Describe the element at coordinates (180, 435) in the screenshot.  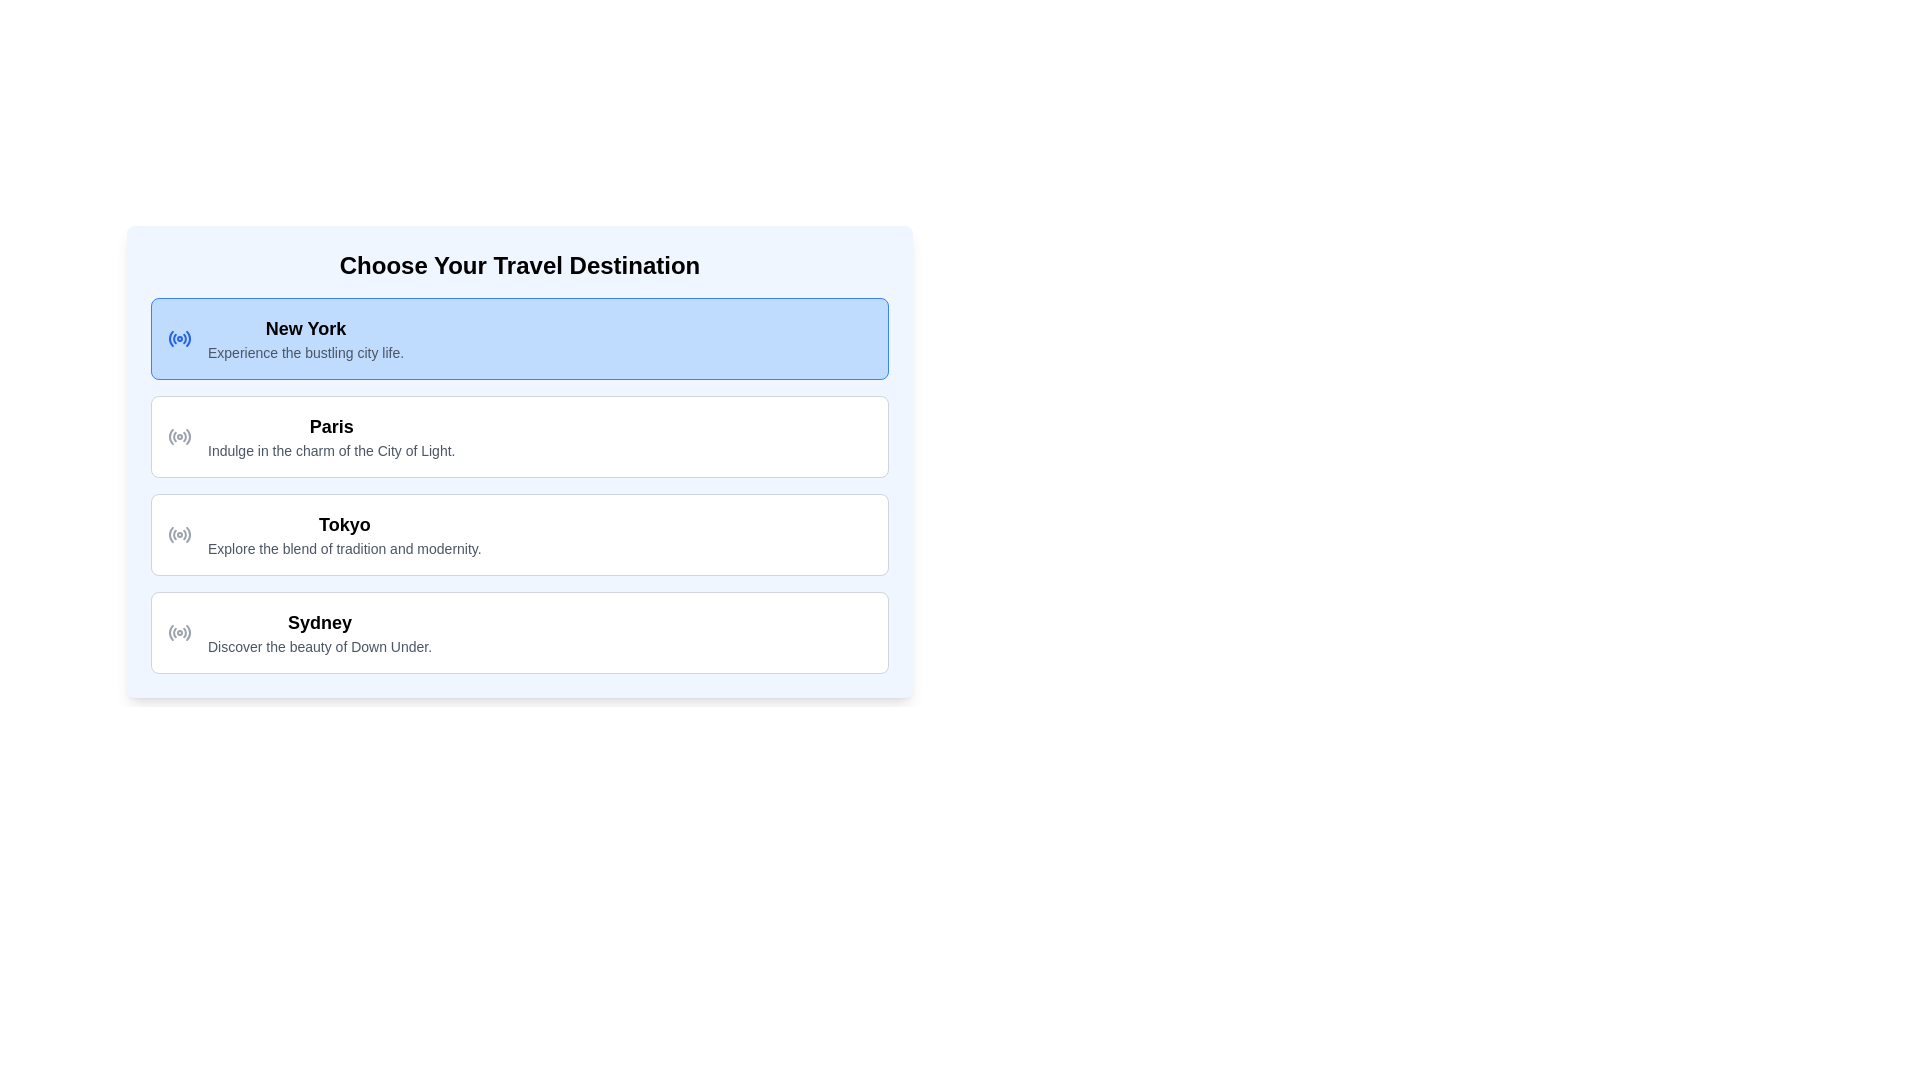
I see `the radio button` at that location.